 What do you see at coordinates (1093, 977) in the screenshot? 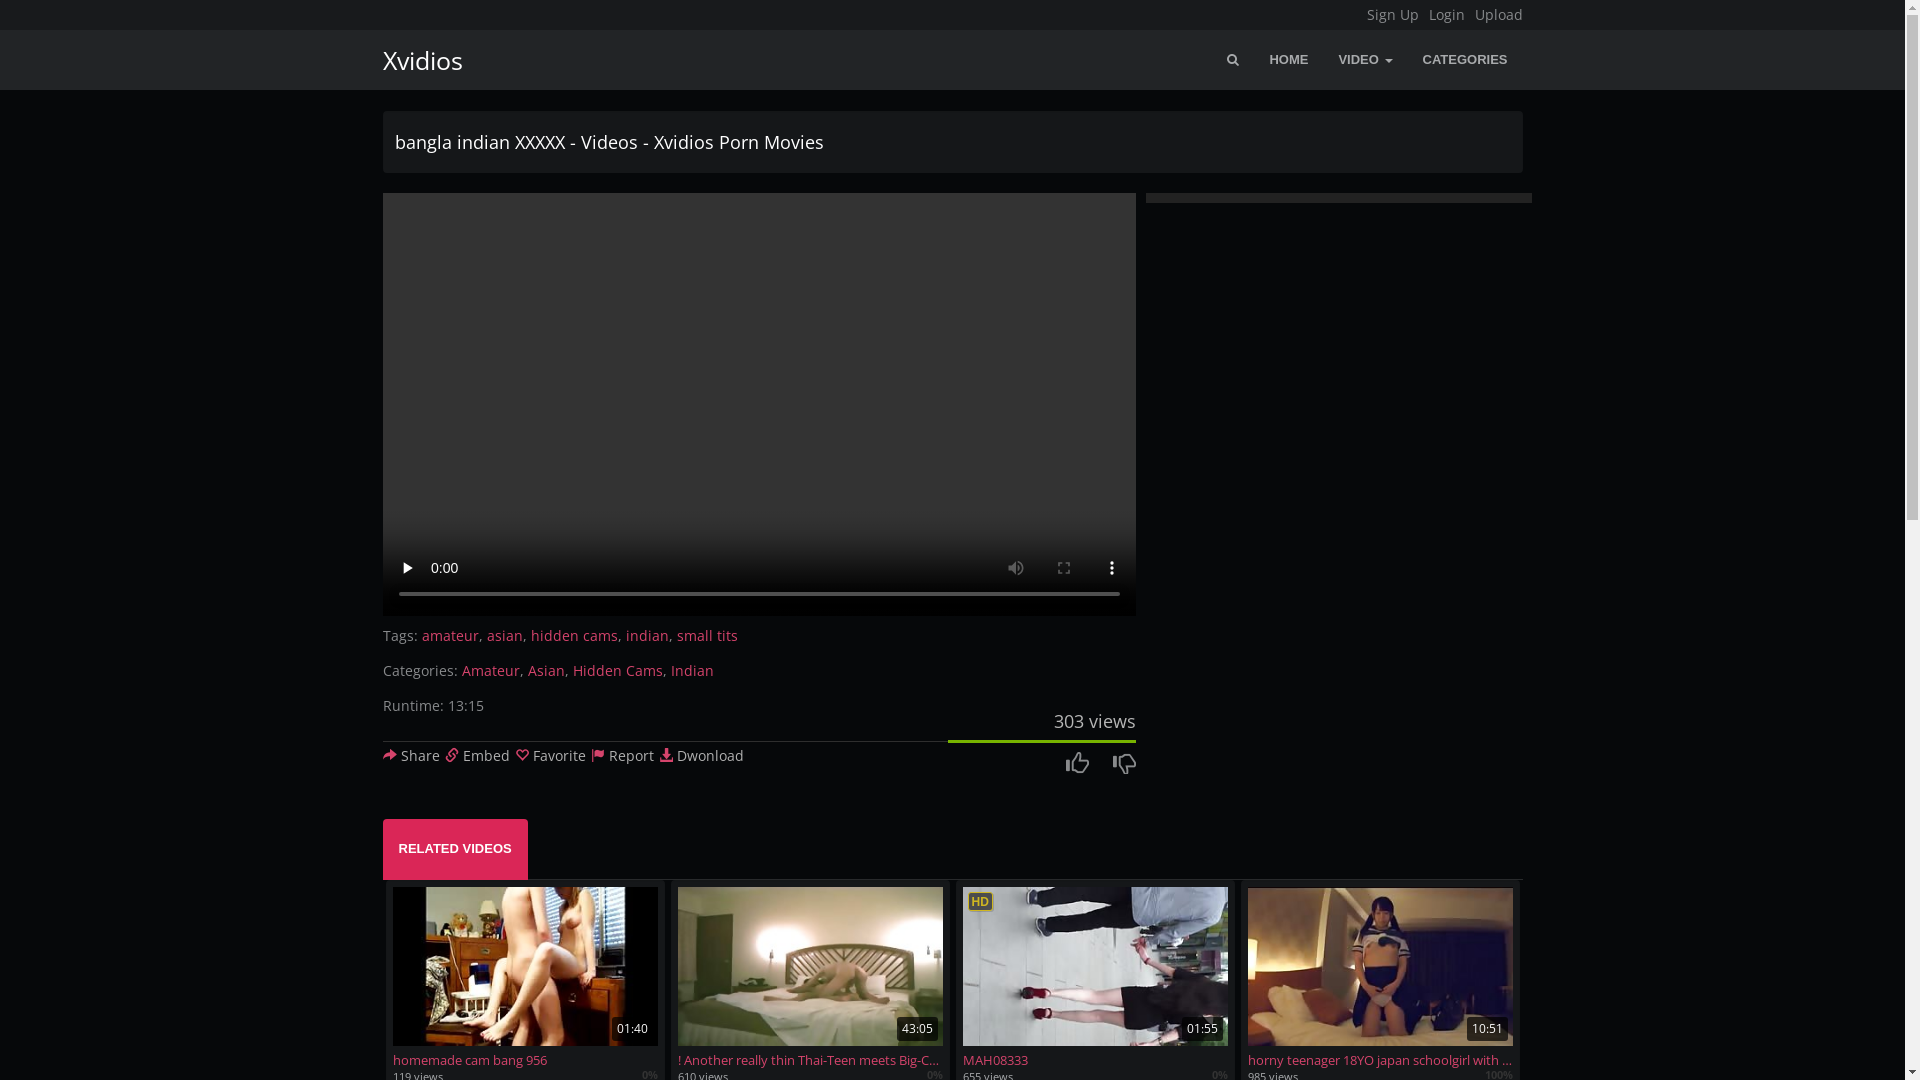
I see `'HD` at bounding box center [1093, 977].